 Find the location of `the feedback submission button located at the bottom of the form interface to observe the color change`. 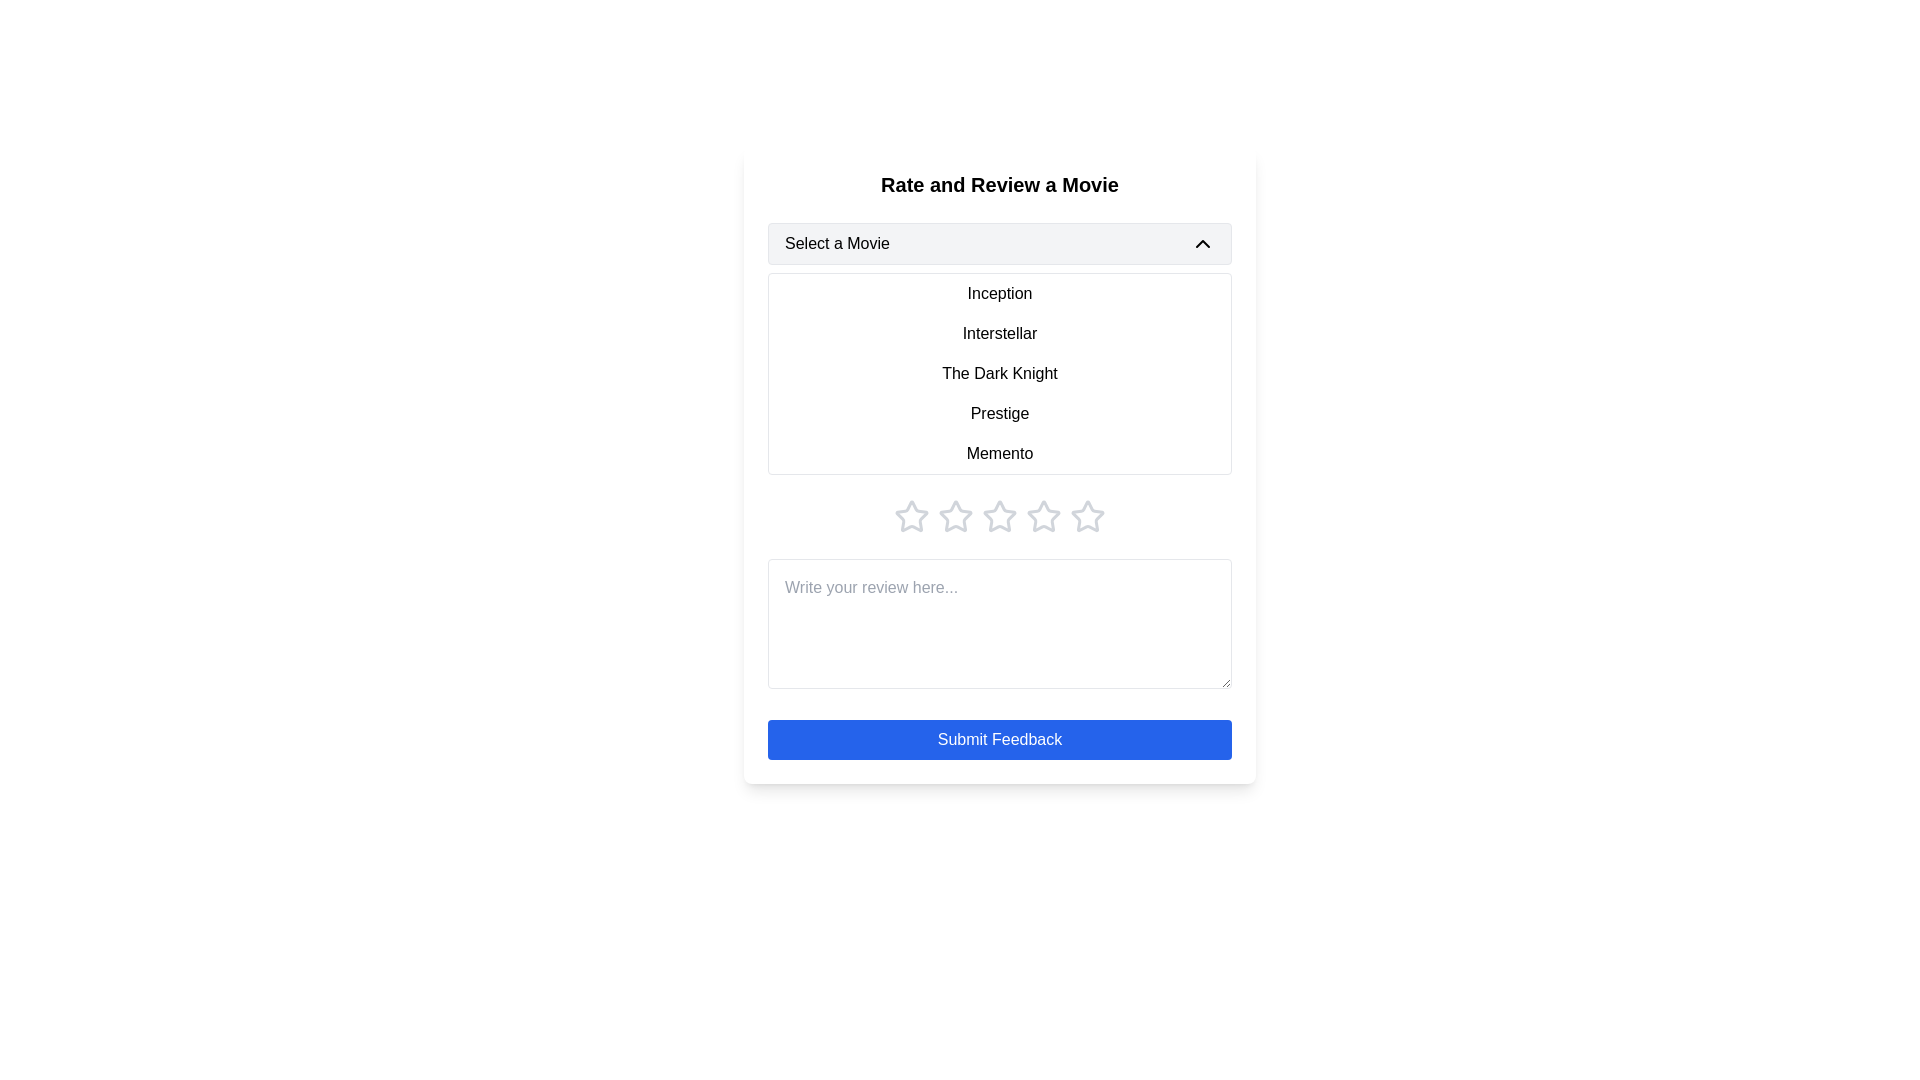

the feedback submission button located at the bottom of the form interface to observe the color change is located at coordinates (999, 740).